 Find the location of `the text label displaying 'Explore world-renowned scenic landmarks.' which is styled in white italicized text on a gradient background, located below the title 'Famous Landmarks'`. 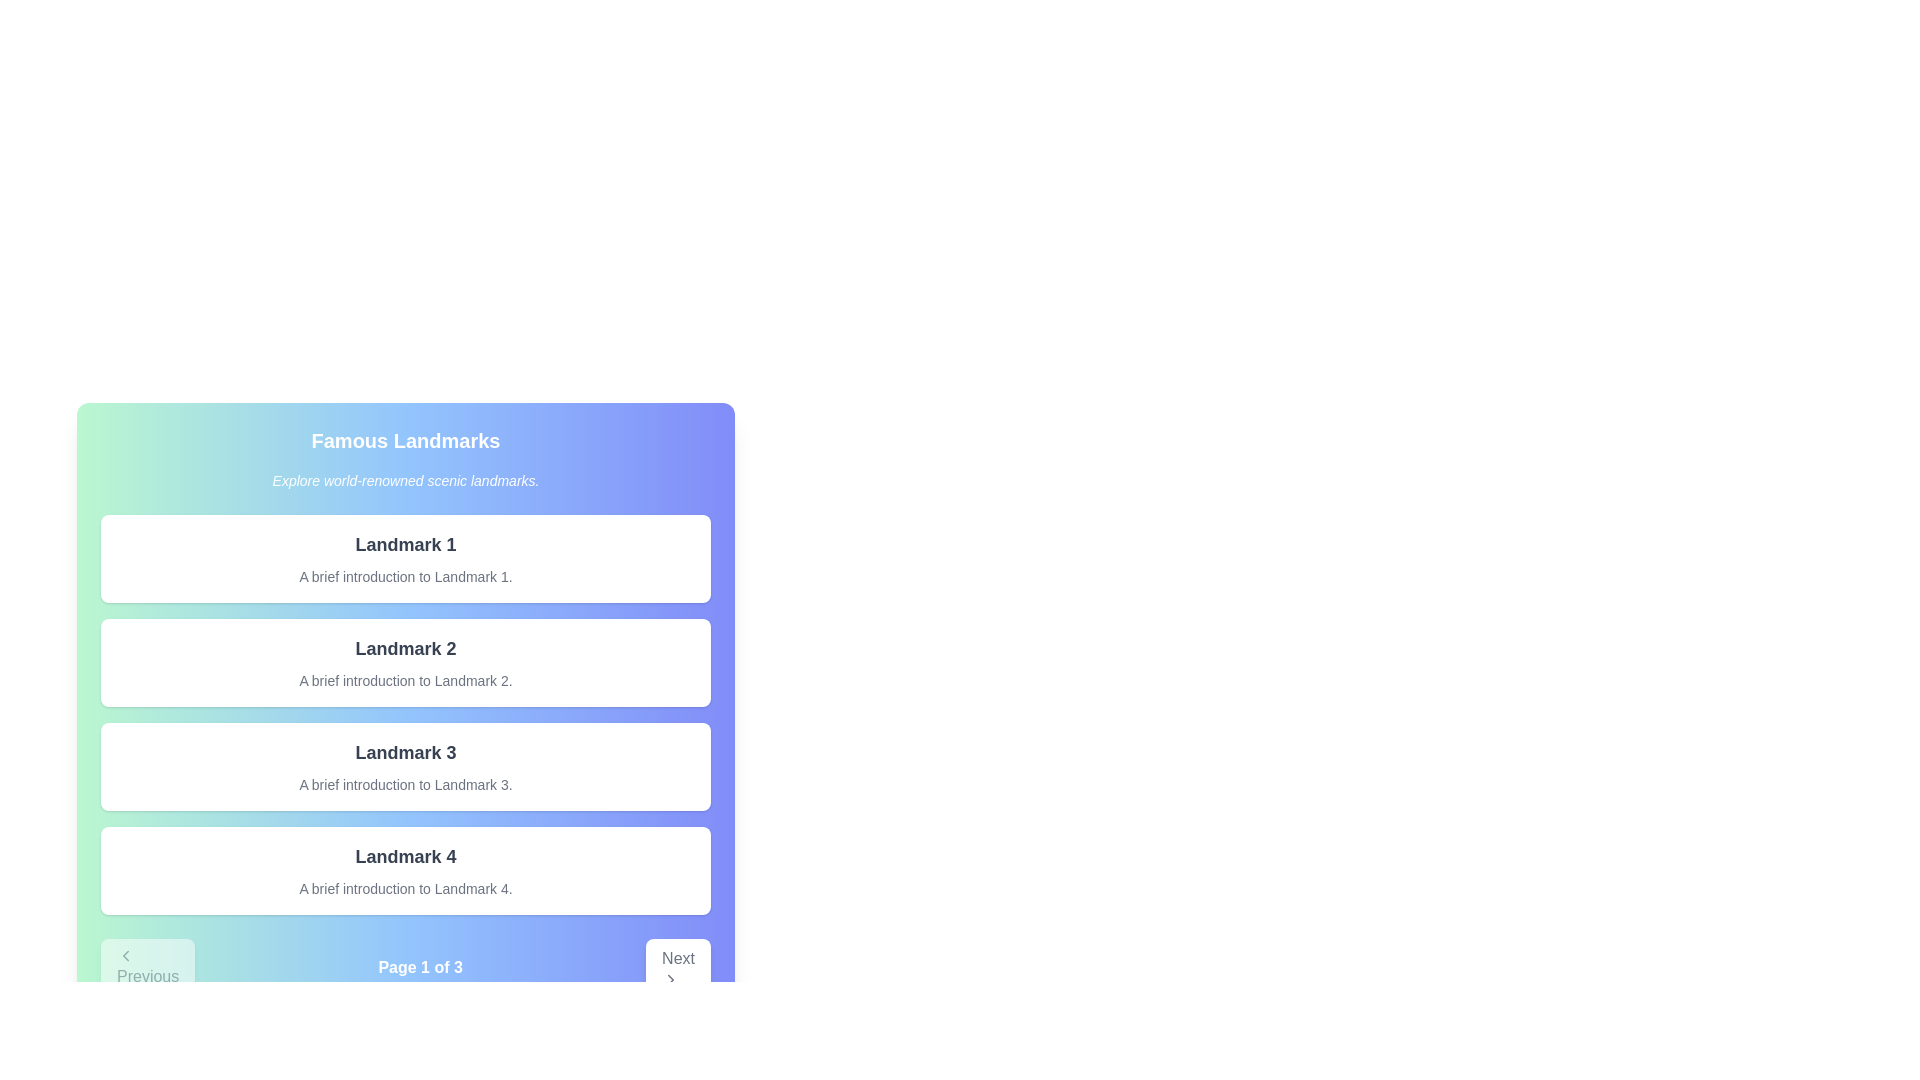

the text label displaying 'Explore world-renowned scenic landmarks.' which is styled in white italicized text on a gradient background, located below the title 'Famous Landmarks' is located at coordinates (405, 481).